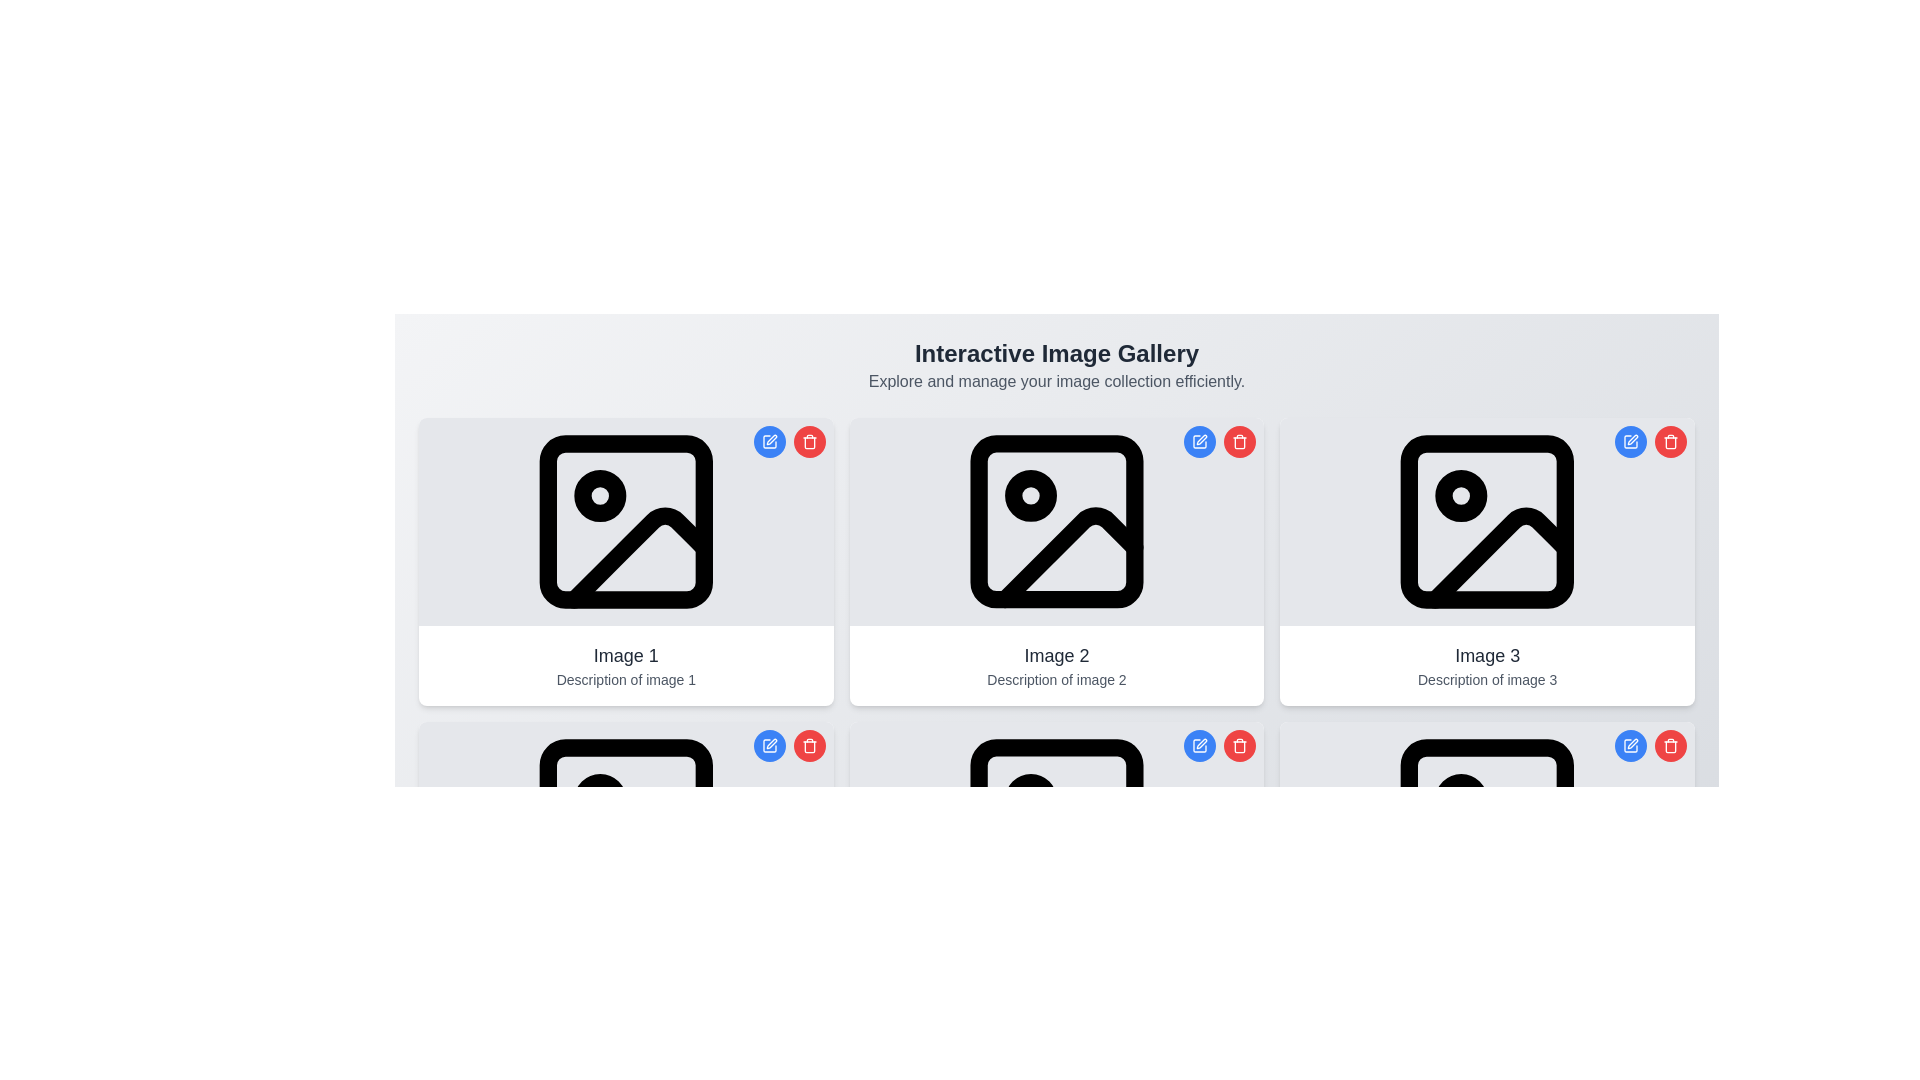 This screenshot has width=1920, height=1080. Describe the element at coordinates (1239, 441) in the screenshot. I see `the red circular delete button with a white trash can icon located in the top-right corner of the second image card to trigger the hover effect` at that location.